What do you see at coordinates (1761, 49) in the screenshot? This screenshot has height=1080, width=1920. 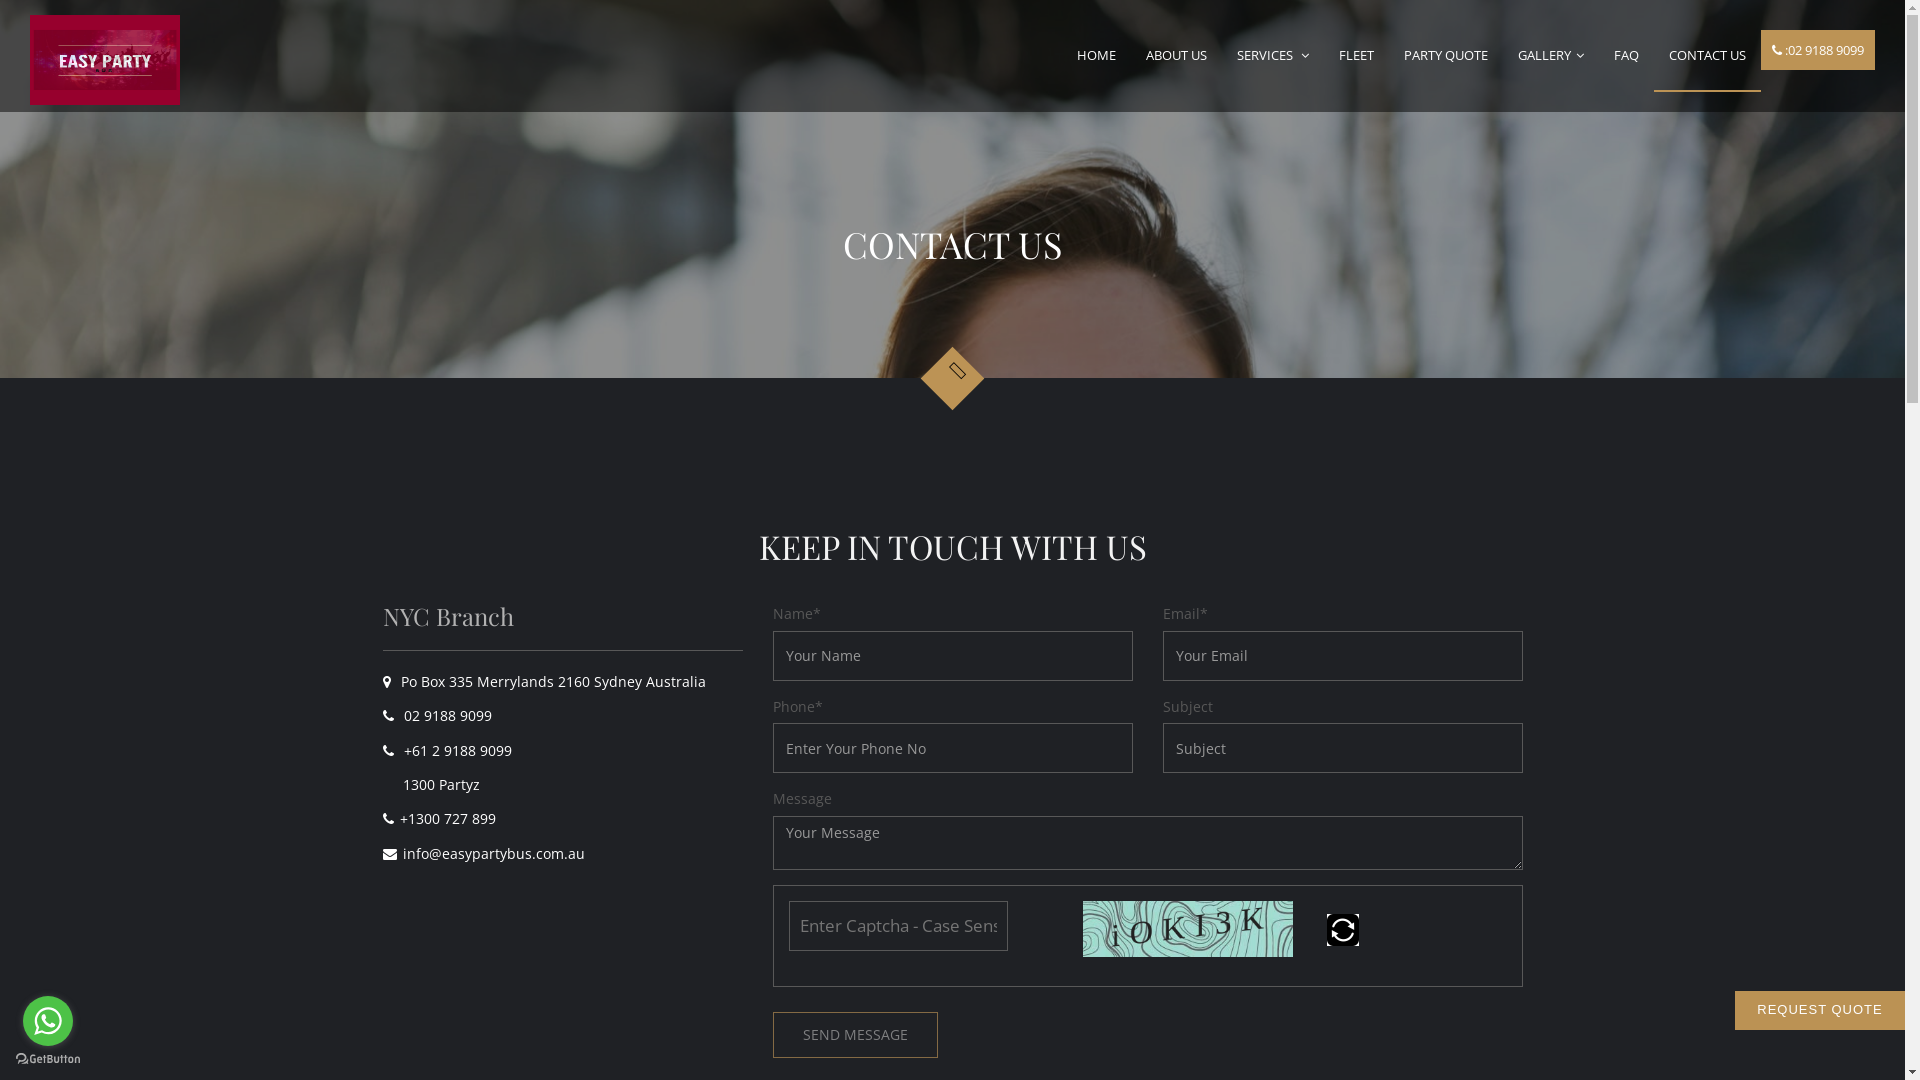 I see `':02 9188 9099'` at bounding box center [1761, 49].